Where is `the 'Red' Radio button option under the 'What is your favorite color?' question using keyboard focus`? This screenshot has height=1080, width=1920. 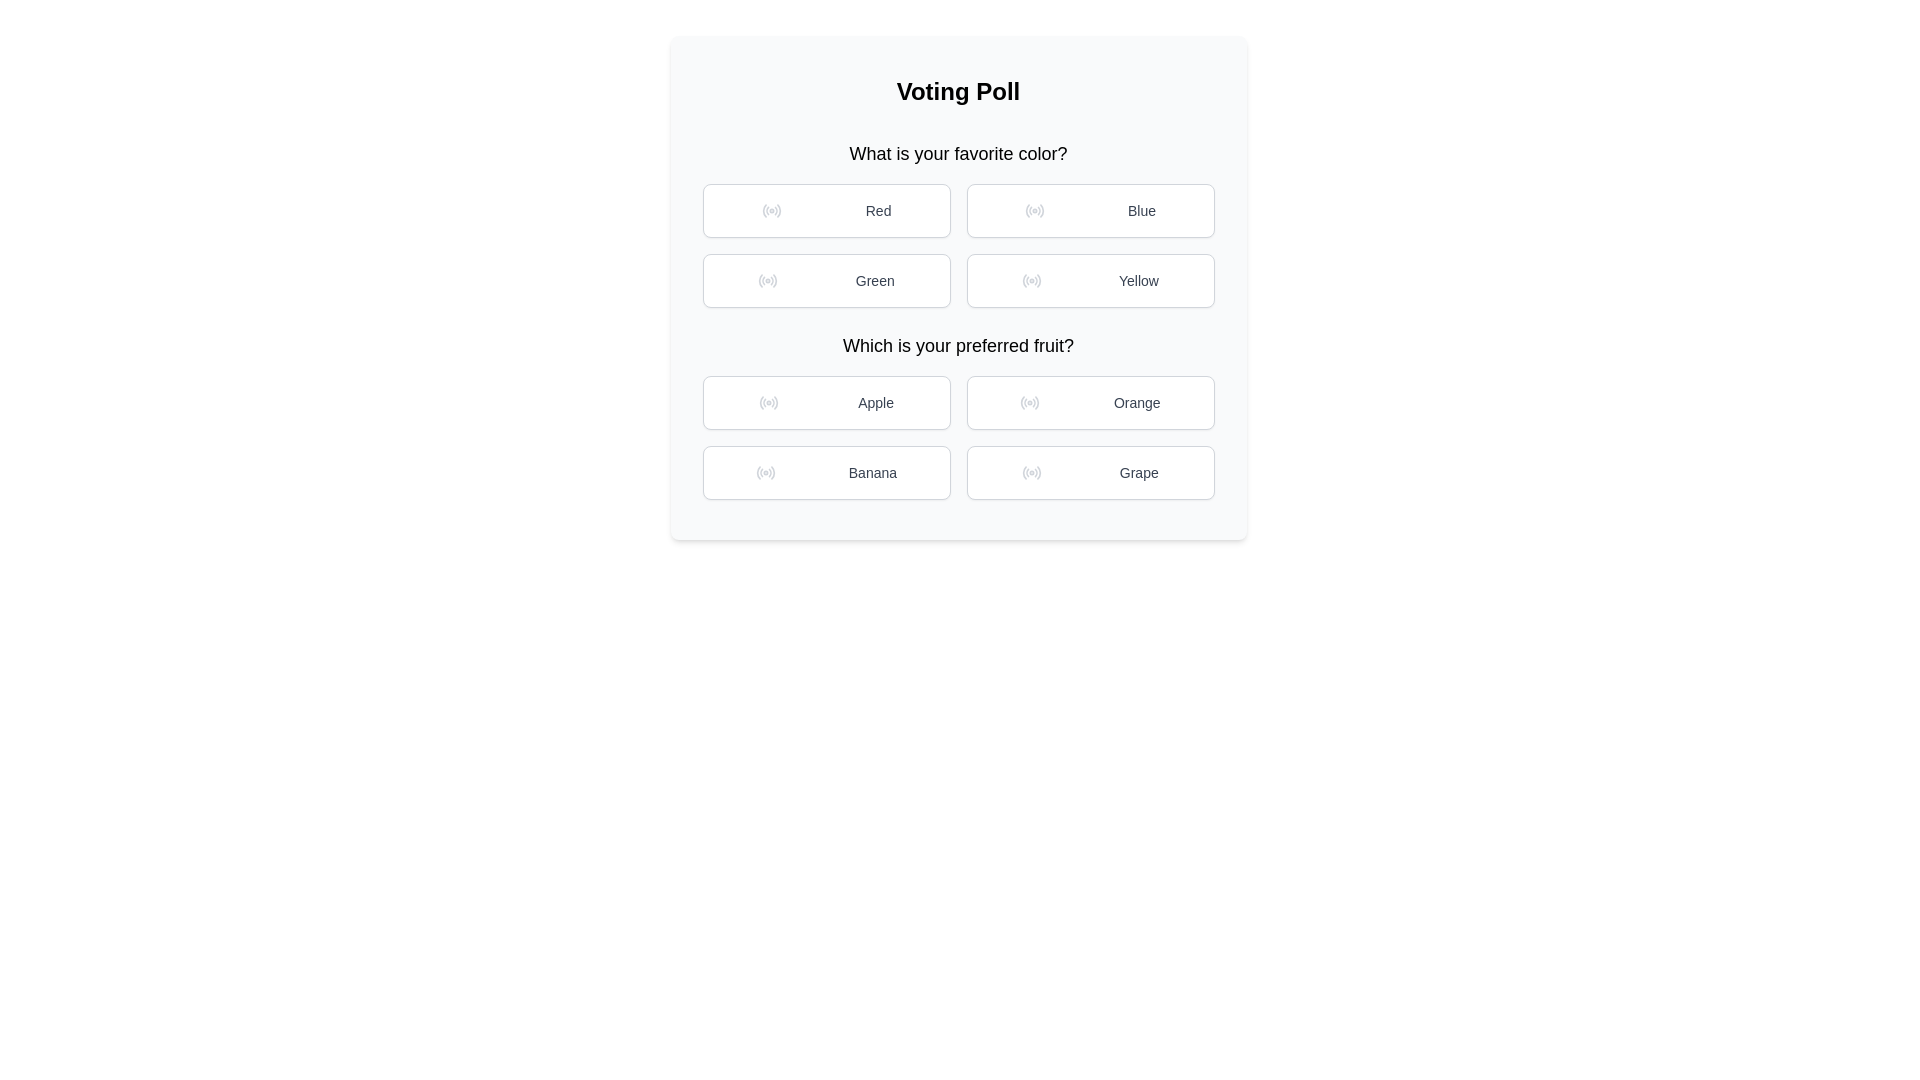
the 'Red' Radio button option under the 'What is your favorite color?' question using keyboard focus is located at coordinates (826, 211).